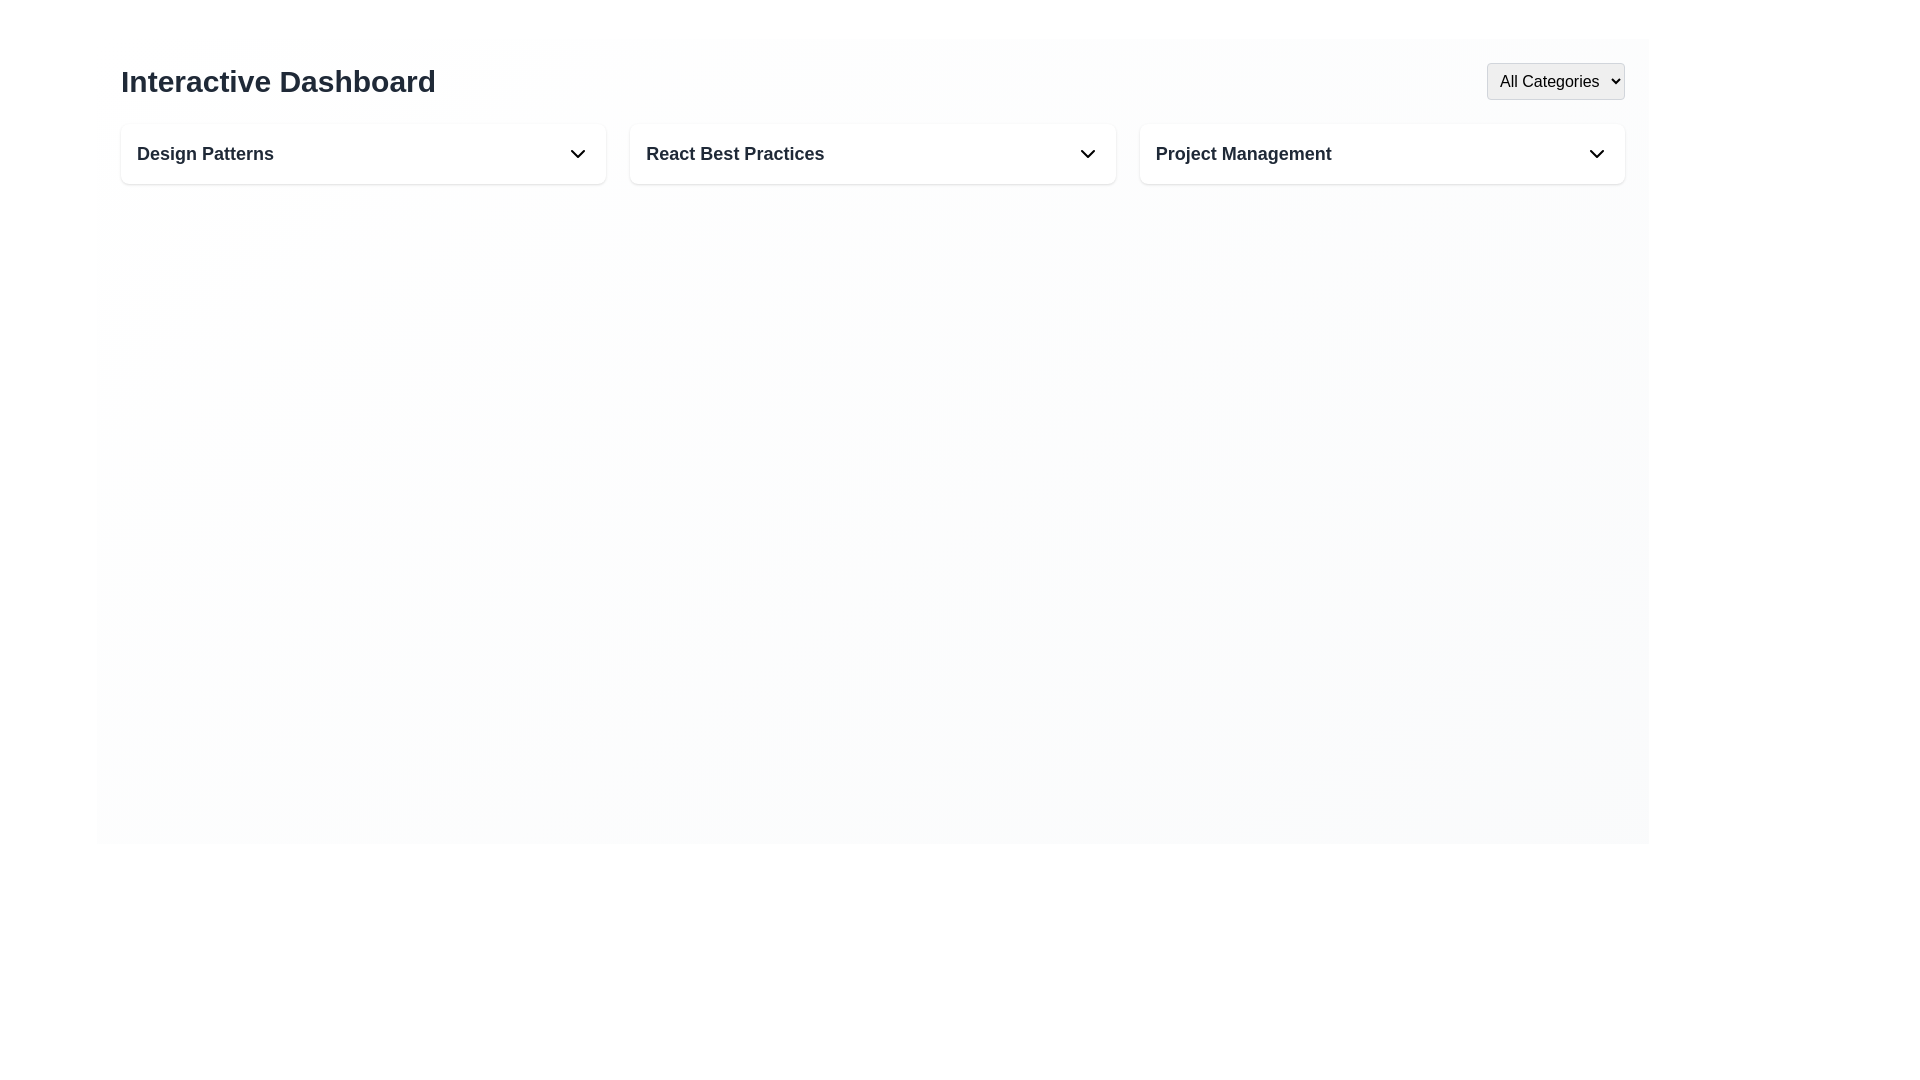 The image size is (1920, 1080). What do you see at coordinates (1086, 153) in the screenshot?
I see `the dropdown toggle button icon associated with the 'React Best Practices' label` at bounding box center [1086, 153].